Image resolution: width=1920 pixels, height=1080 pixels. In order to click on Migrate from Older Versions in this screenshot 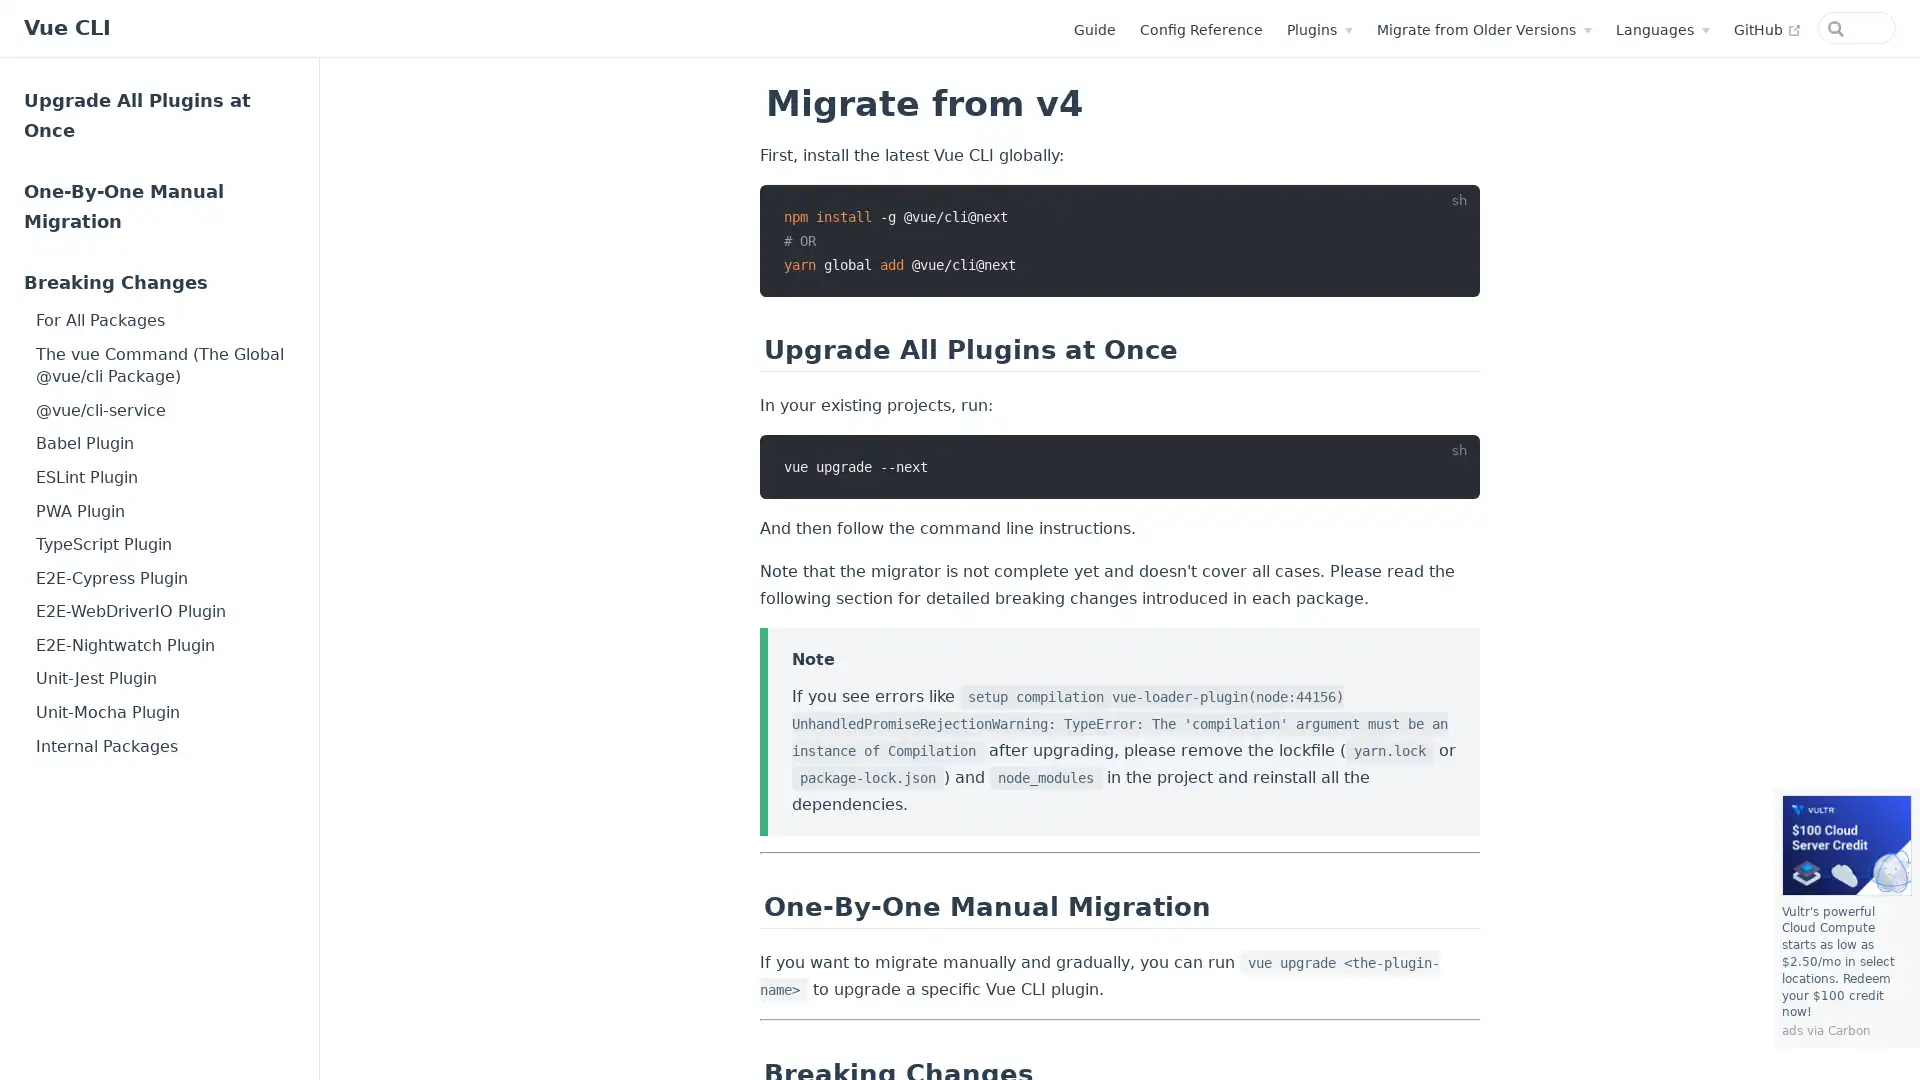, I will do `click(1401, 30)`.